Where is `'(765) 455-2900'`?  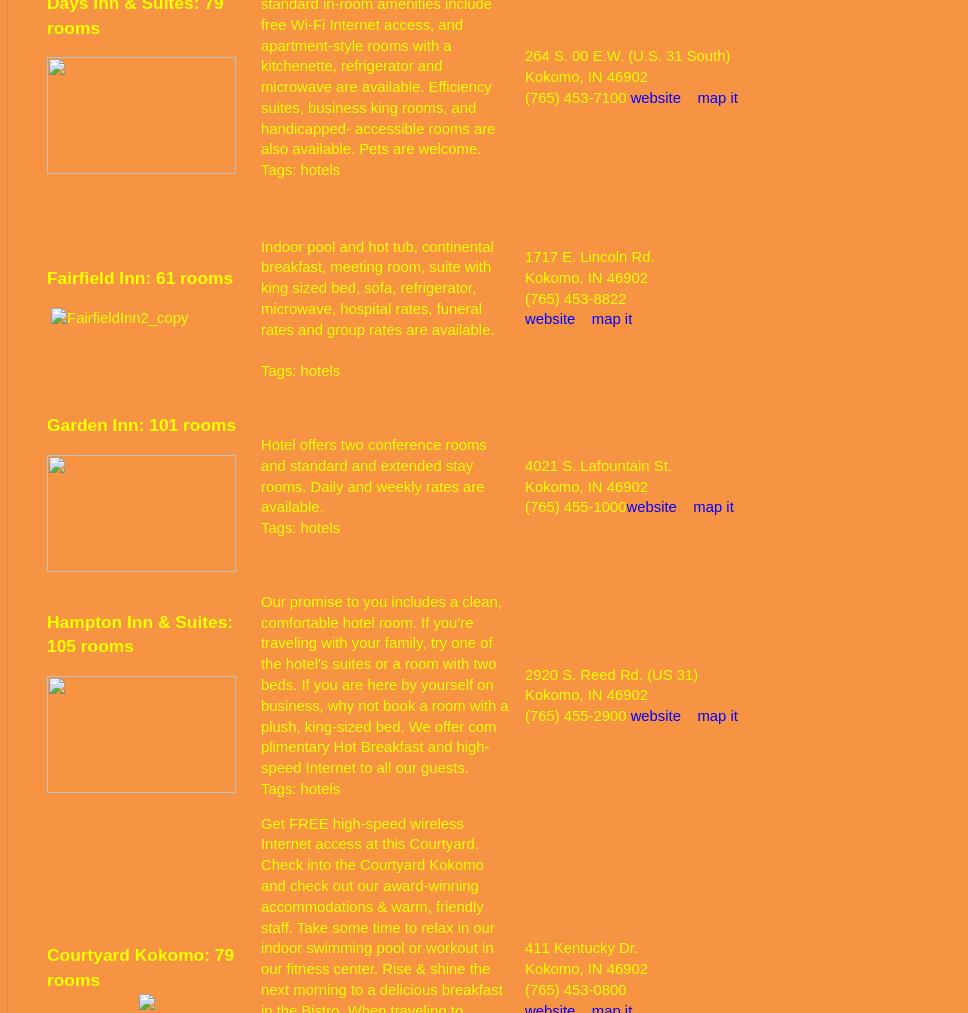
'(765) 455-2900' is located at coordinates (577, 715).